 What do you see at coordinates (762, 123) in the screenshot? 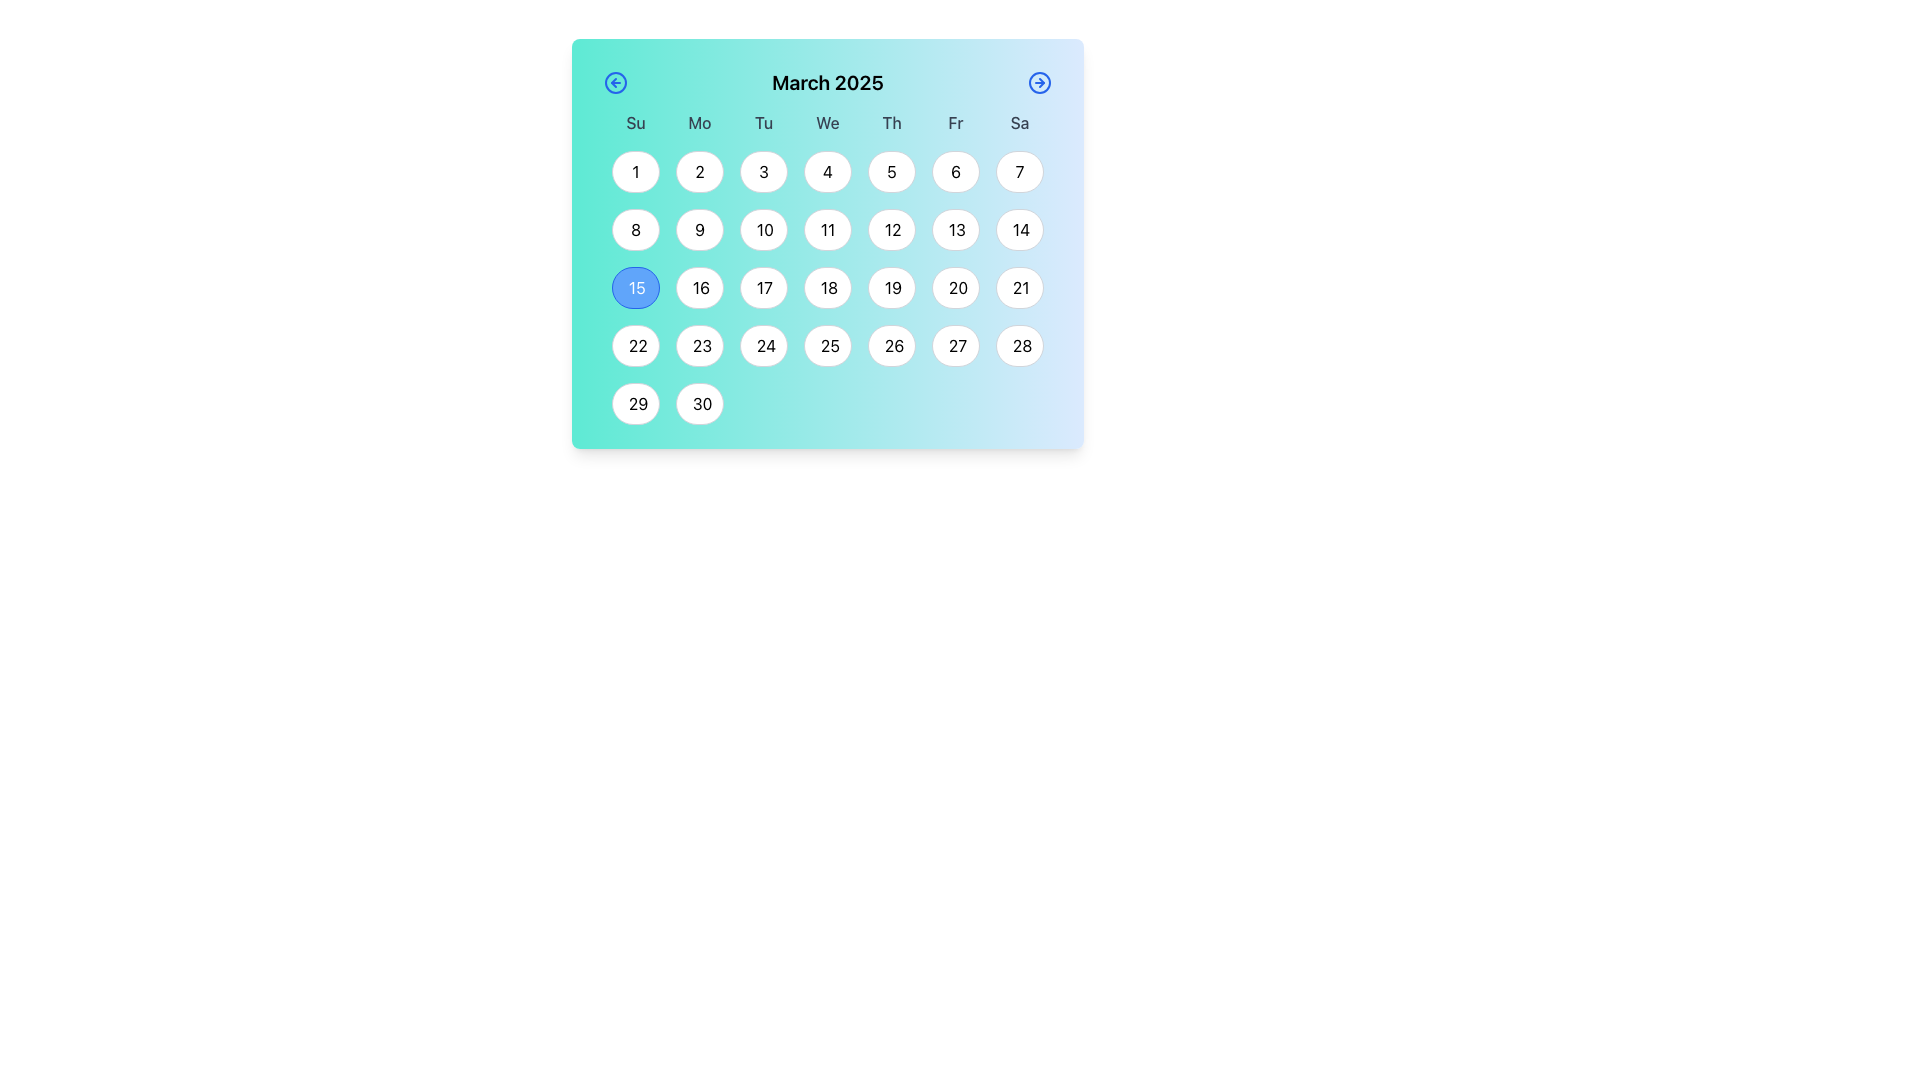
I see `static text label 'Tu' which is the third abbreviation in the header row of weekdays in the calendar interface` at bounding box center [762, 123].